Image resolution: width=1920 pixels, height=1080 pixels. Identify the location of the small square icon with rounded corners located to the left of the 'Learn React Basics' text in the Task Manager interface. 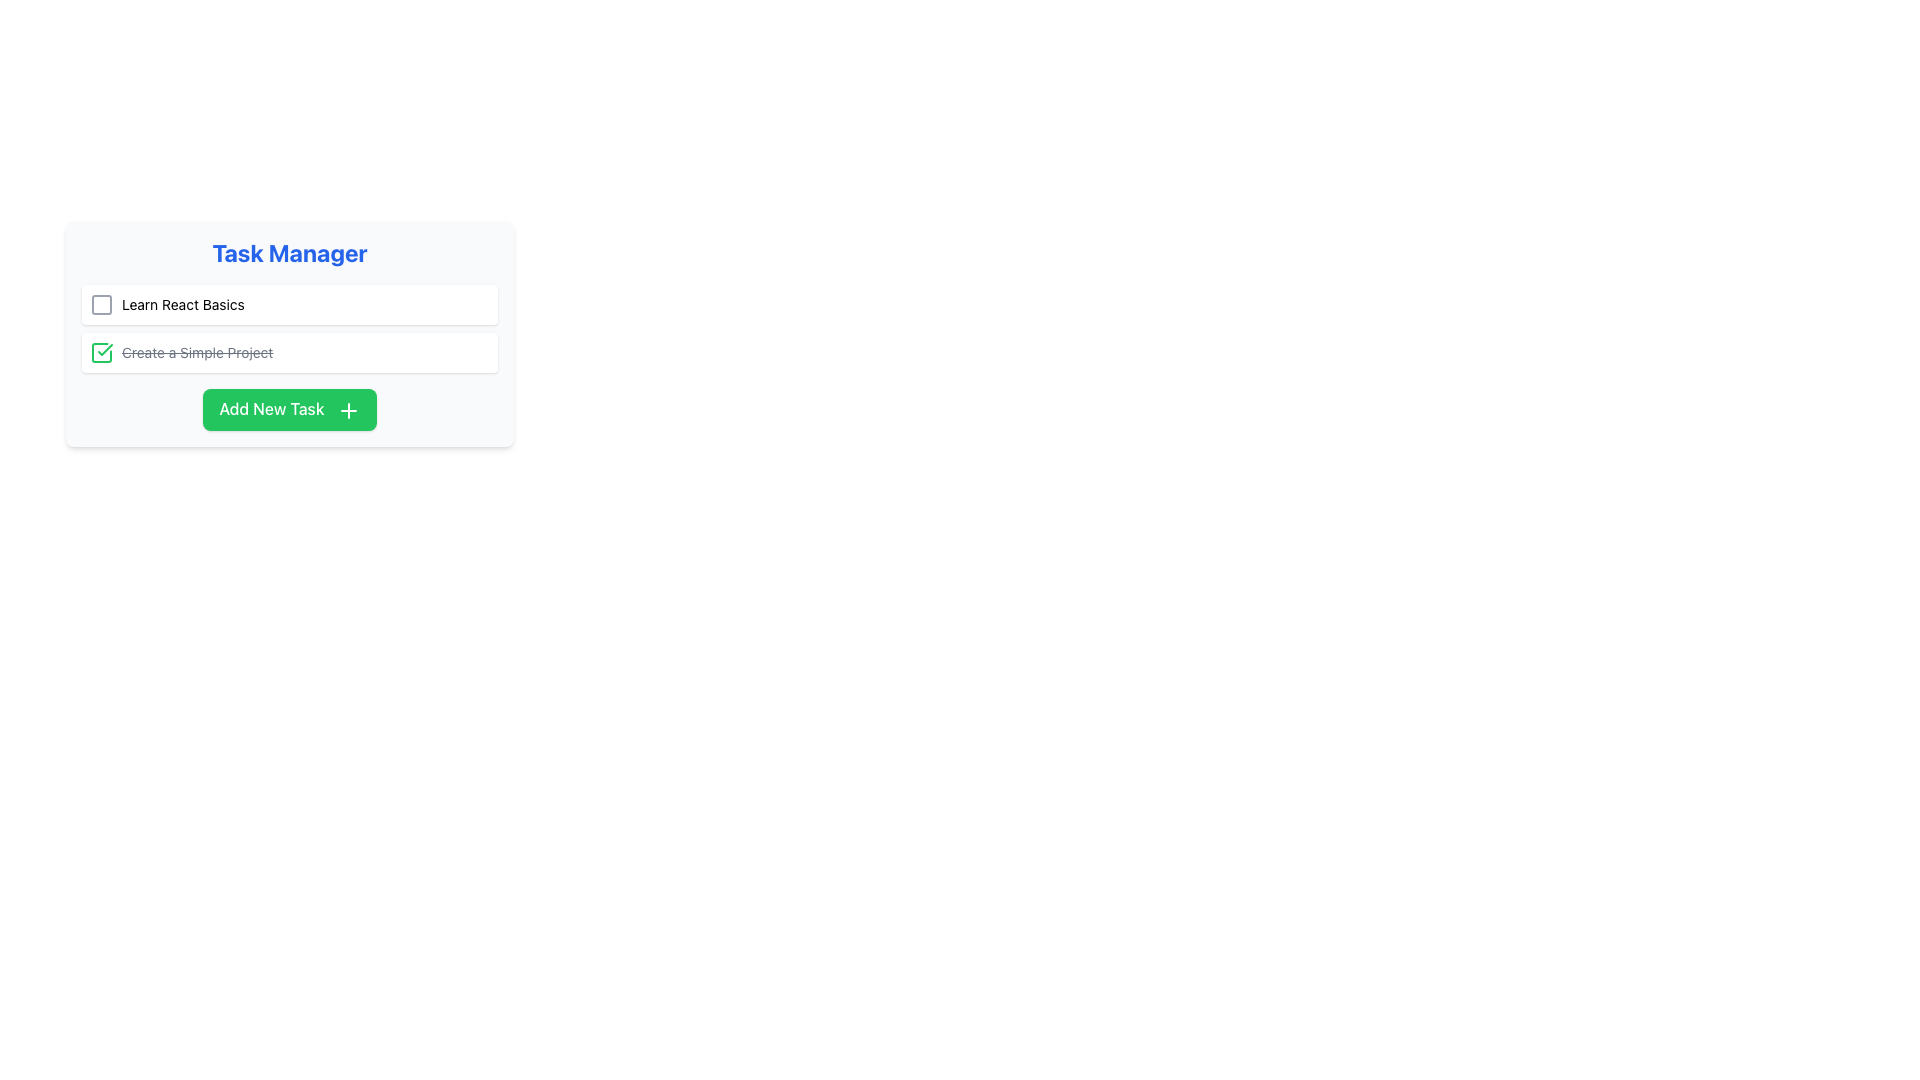
(100, 304).